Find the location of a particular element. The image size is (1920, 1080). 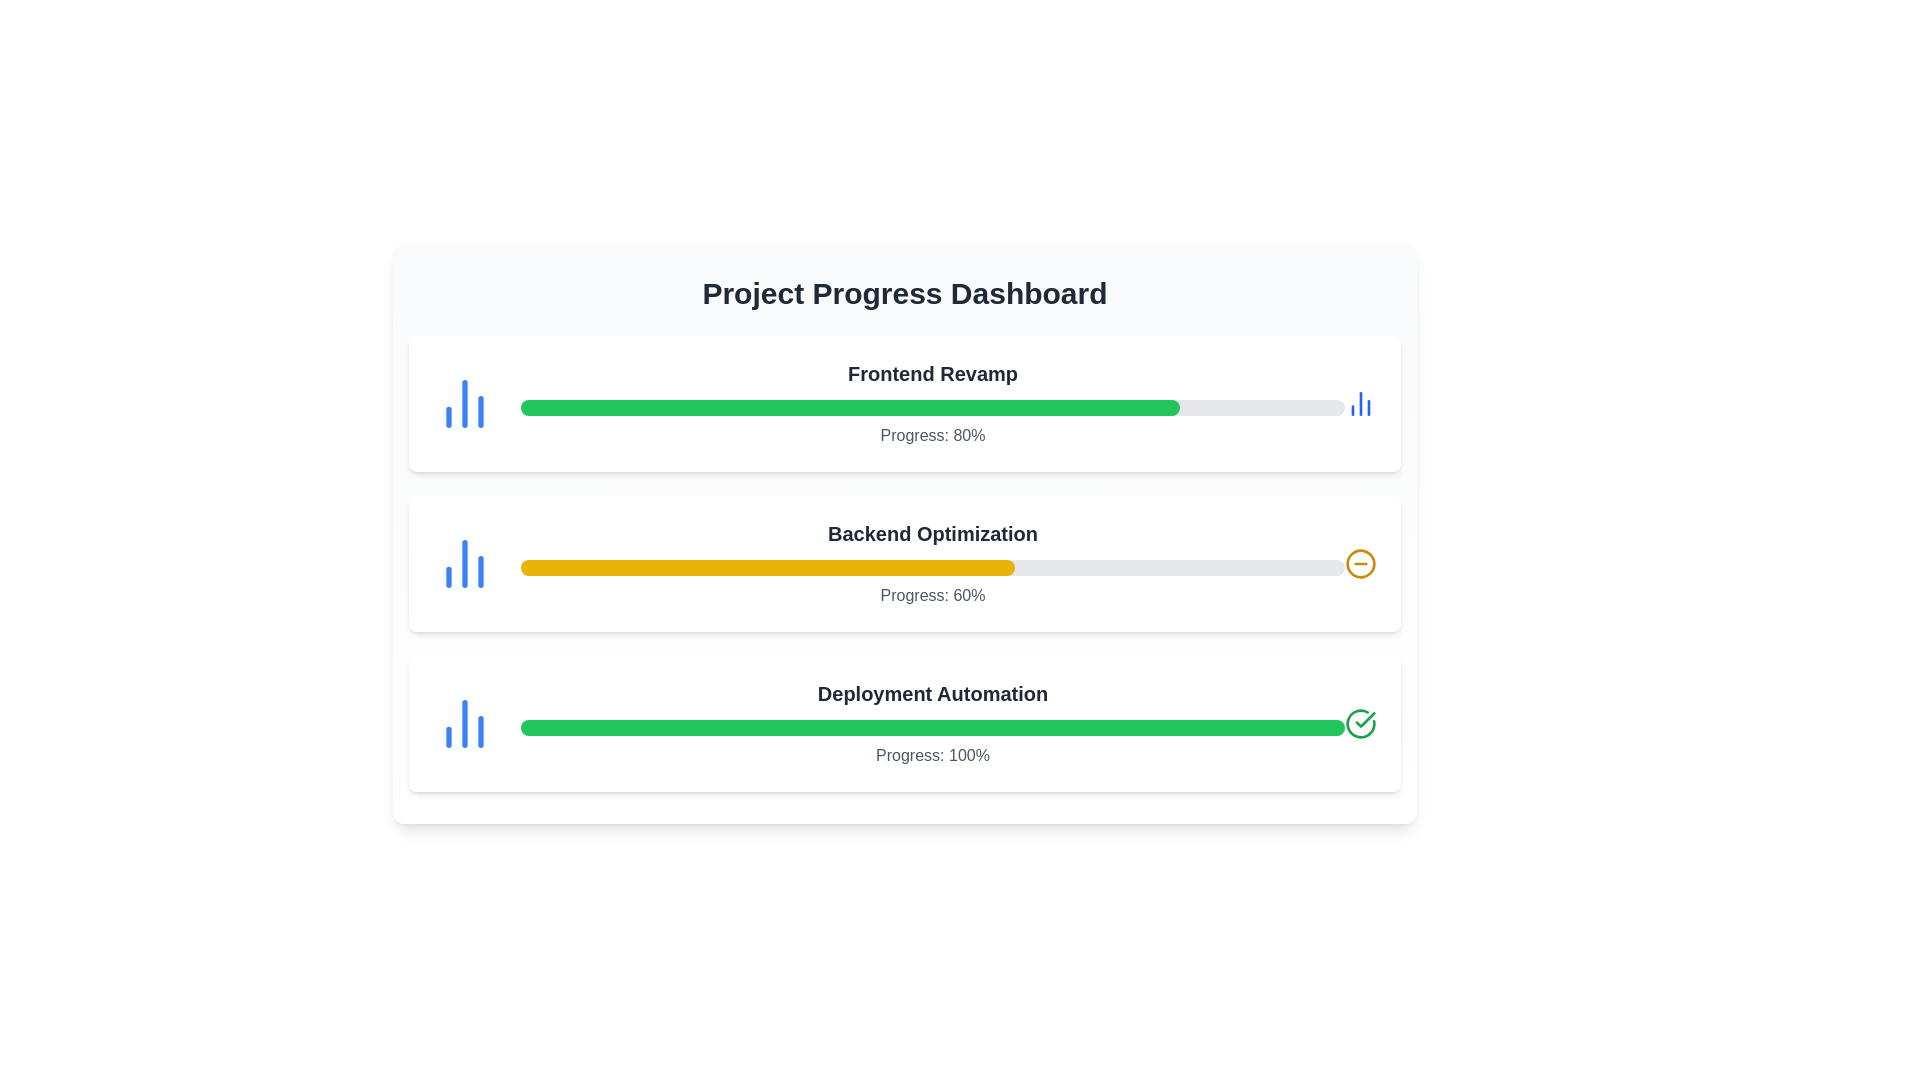

the vertical bar chart icon with three solid blue bars in the 'Backend Optimization' section is located at coordinates (464, 563).